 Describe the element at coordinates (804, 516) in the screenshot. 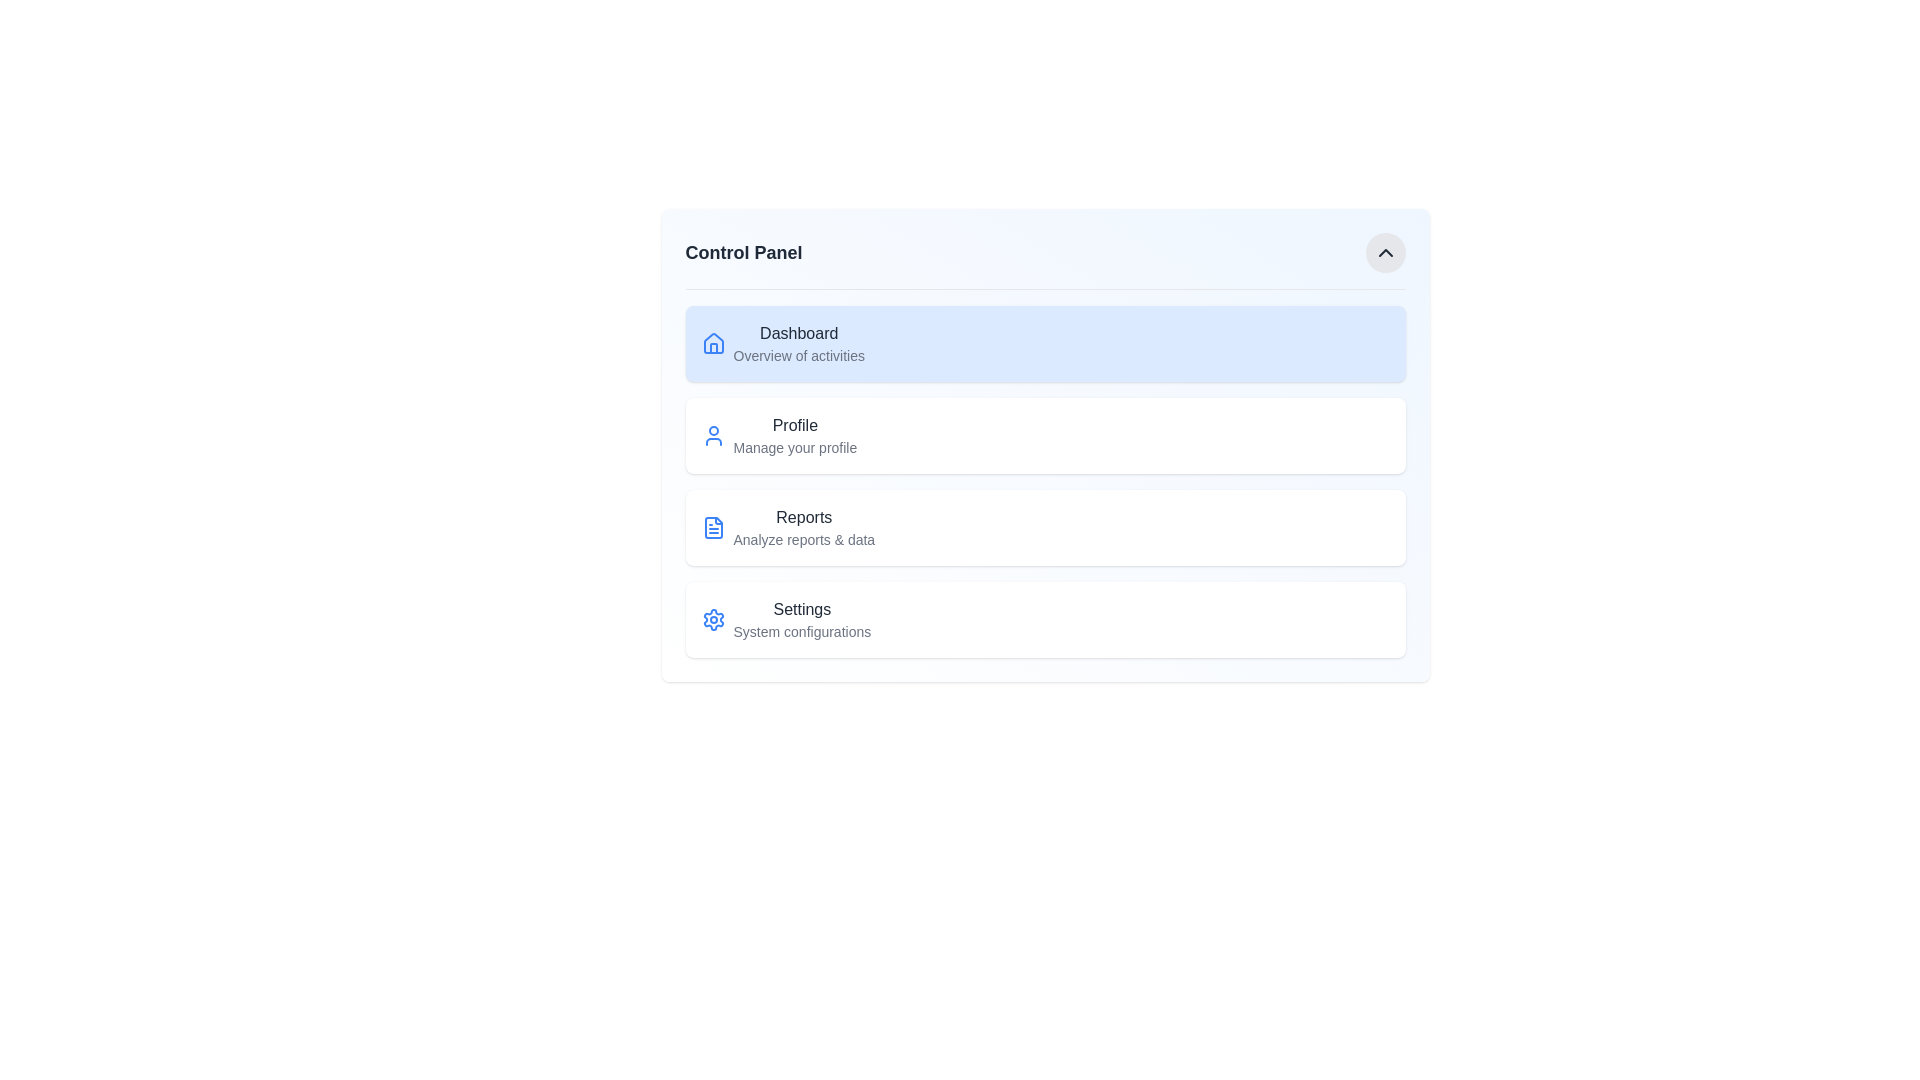

I see `the 'Reports' text label element, which is styled with a medium font weight and gray color, positioned above the descriptive text 'Analyze reports & data'` at that location.